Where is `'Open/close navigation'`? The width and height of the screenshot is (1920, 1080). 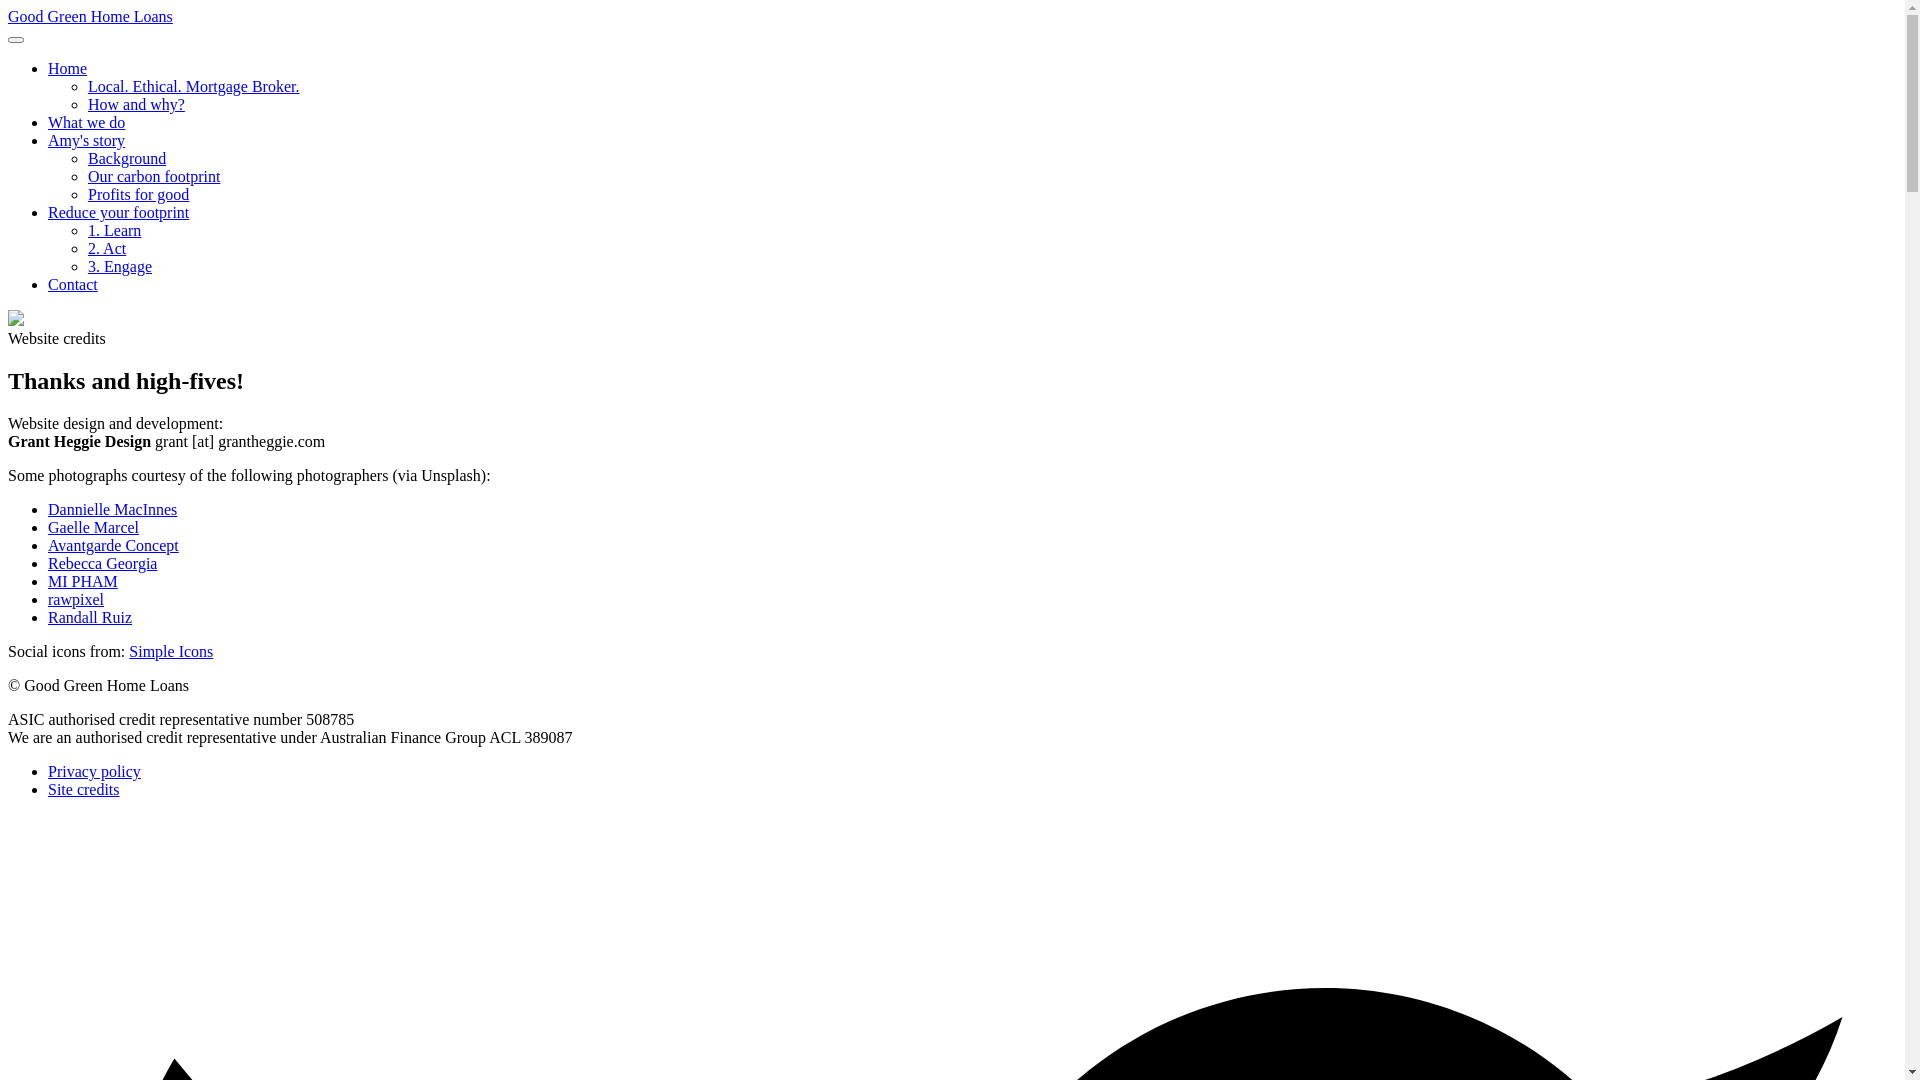
'Open/close navigation' is located at coordinates (8, 39).